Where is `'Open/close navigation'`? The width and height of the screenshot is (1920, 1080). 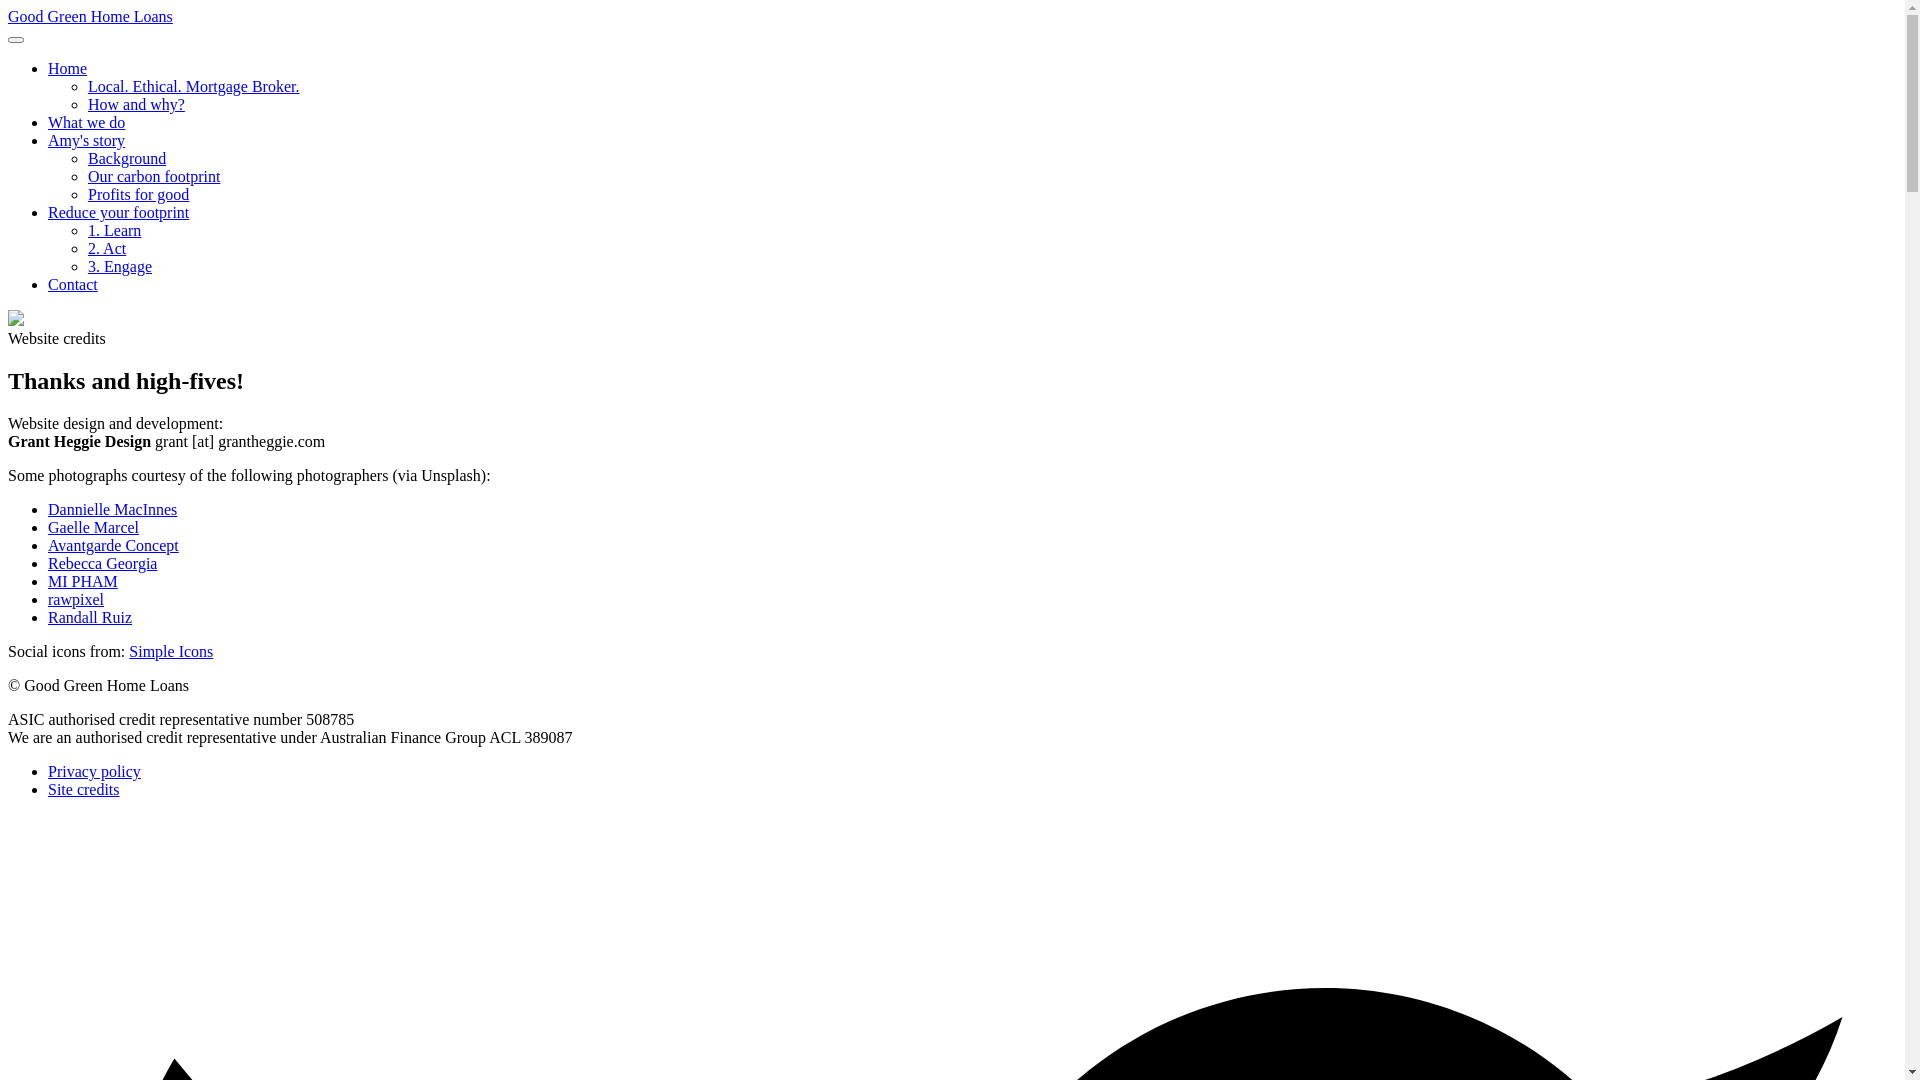
'Open/close navigation' is located at coordinates (8, 39).